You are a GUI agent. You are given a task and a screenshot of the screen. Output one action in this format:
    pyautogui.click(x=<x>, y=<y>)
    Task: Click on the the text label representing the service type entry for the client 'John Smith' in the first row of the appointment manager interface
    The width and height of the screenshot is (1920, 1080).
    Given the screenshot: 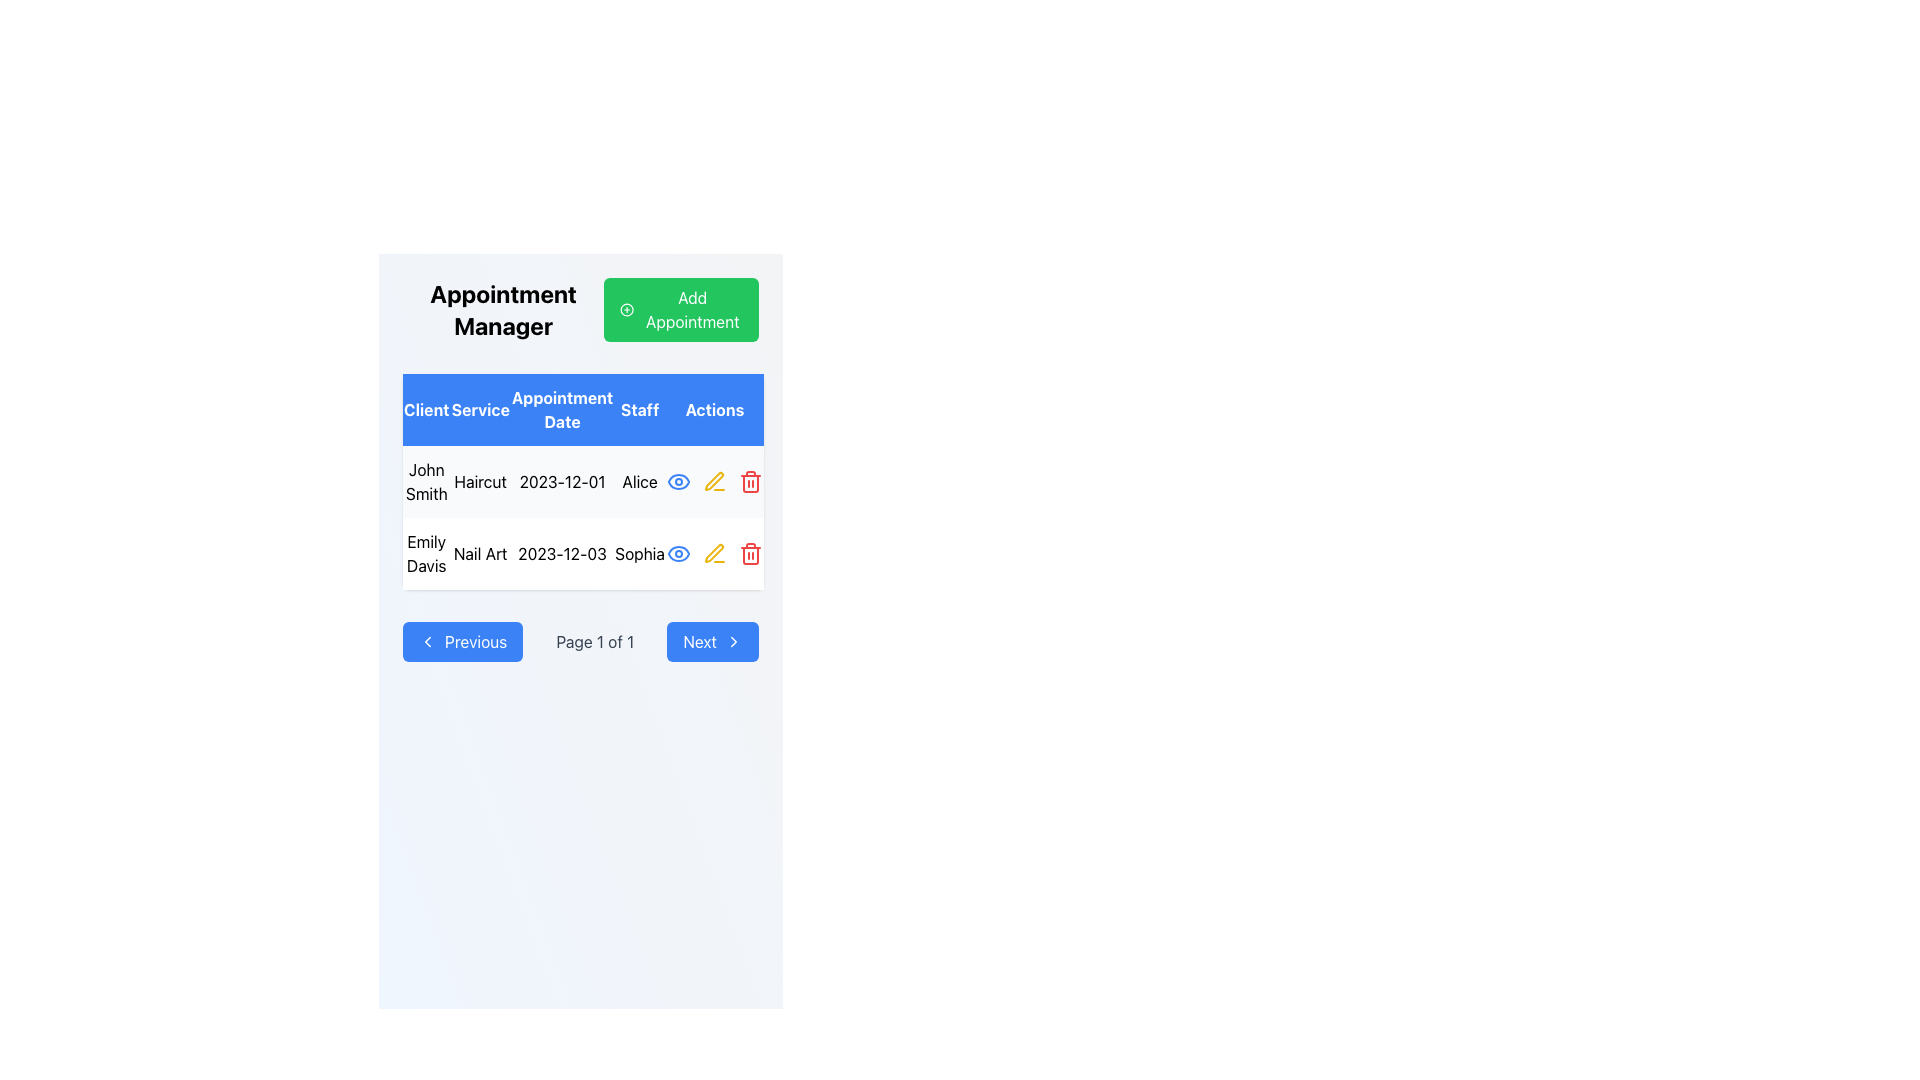 What is the action you would take?
    pyautogui.click(x=480, y=482)
    